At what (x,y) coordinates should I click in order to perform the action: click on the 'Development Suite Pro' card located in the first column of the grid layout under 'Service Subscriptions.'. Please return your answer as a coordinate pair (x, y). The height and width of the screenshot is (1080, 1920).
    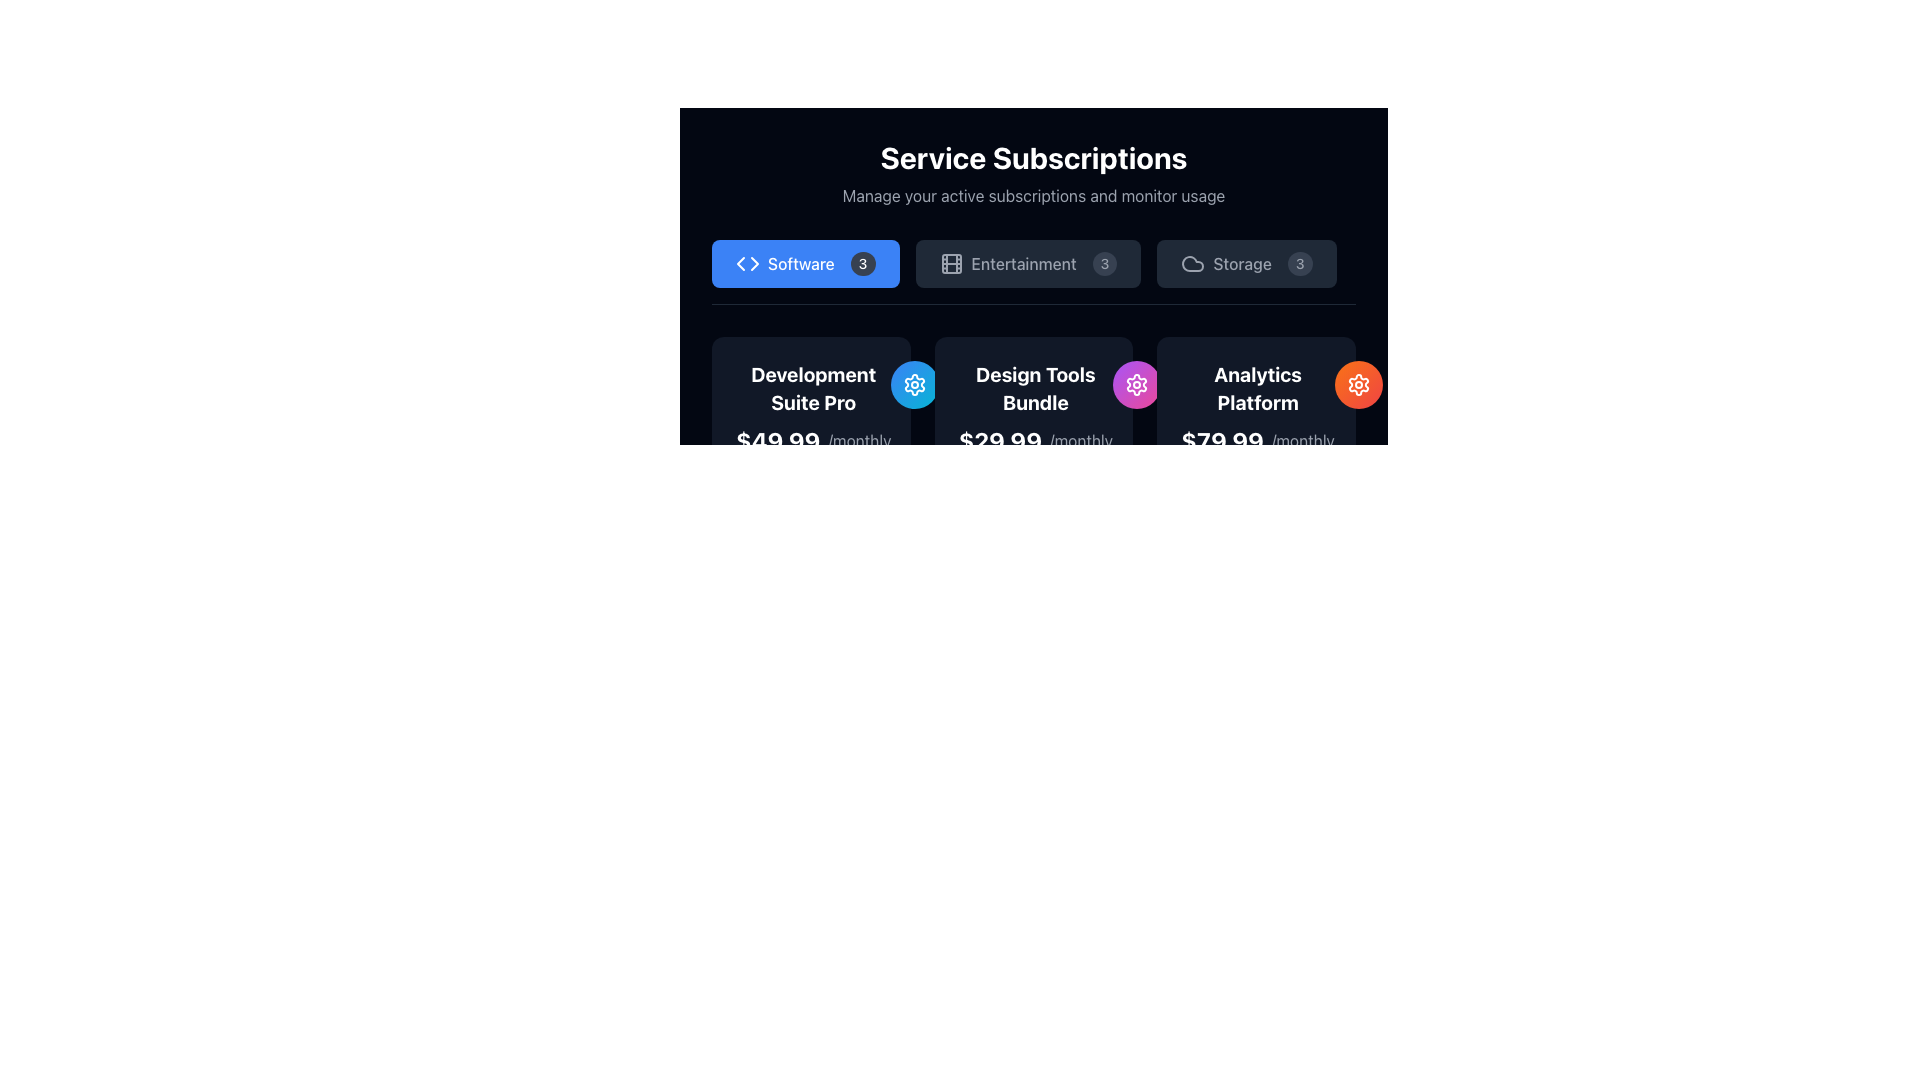
    Looking at the image, I should click on (811, 501).